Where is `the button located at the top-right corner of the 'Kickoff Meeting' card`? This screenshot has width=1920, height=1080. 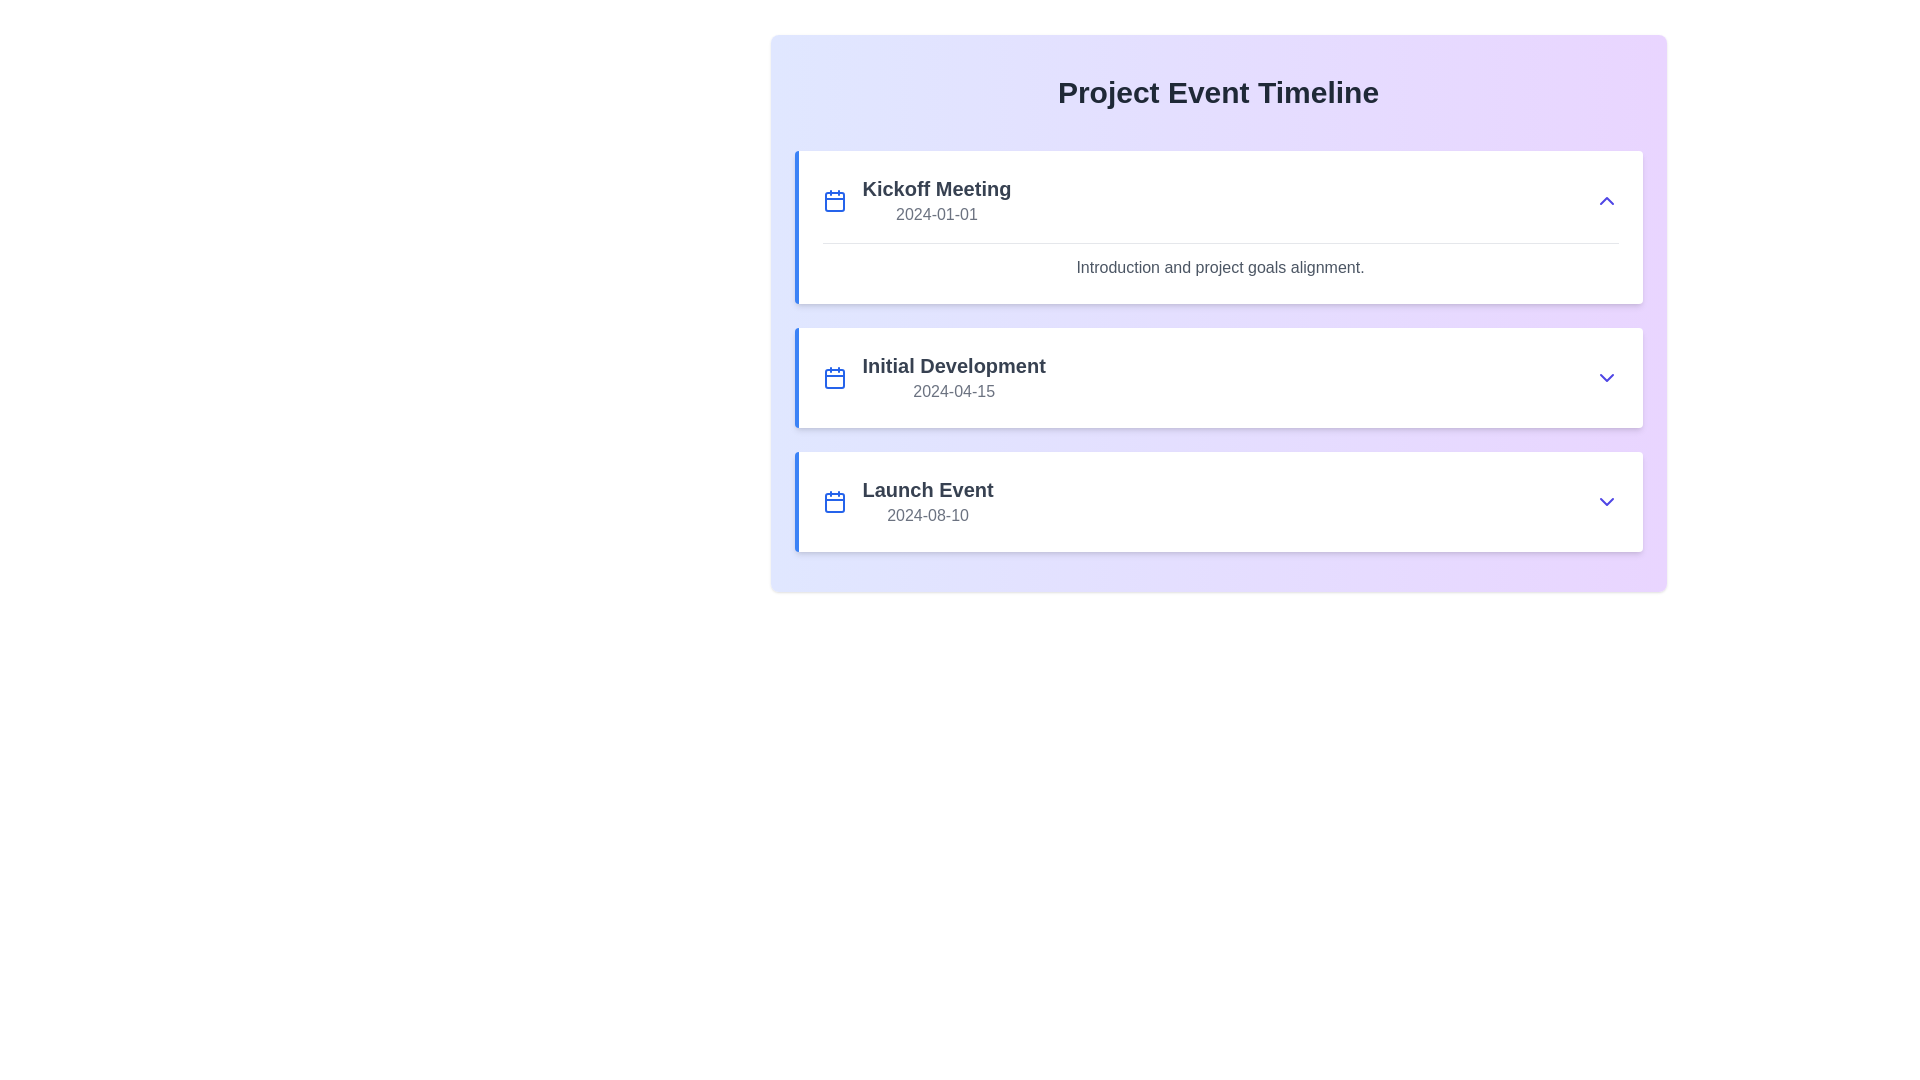
the button located at the top-right corner of the 'Kickoff Meeting' card is located at coordinates (1606, 200).